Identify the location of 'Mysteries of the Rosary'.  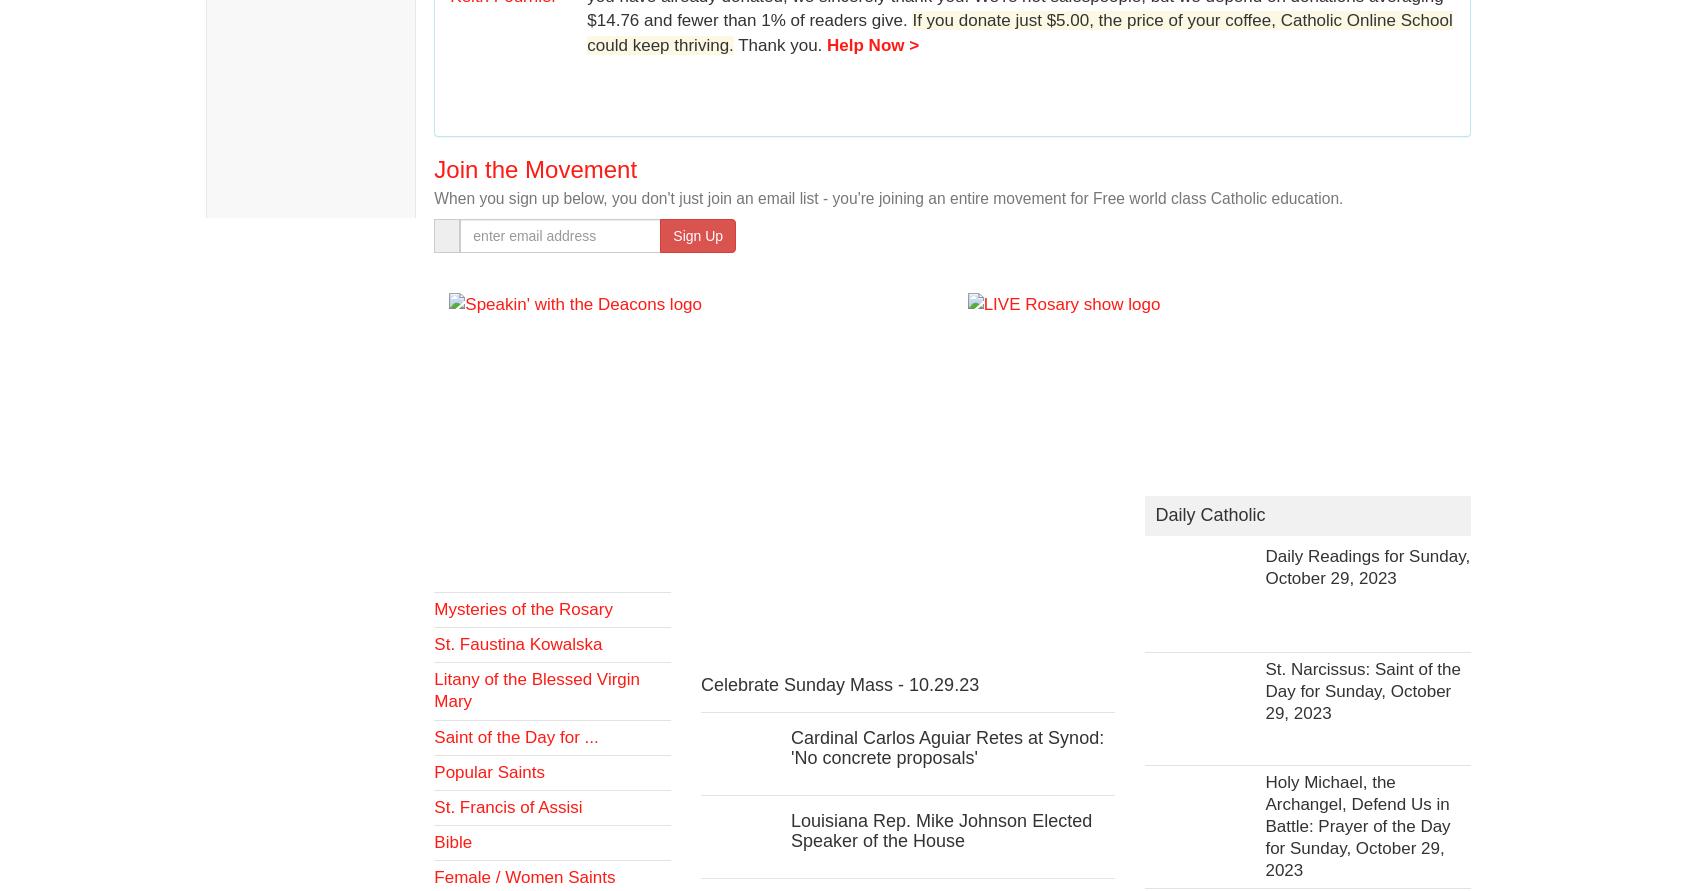
(522, 609).